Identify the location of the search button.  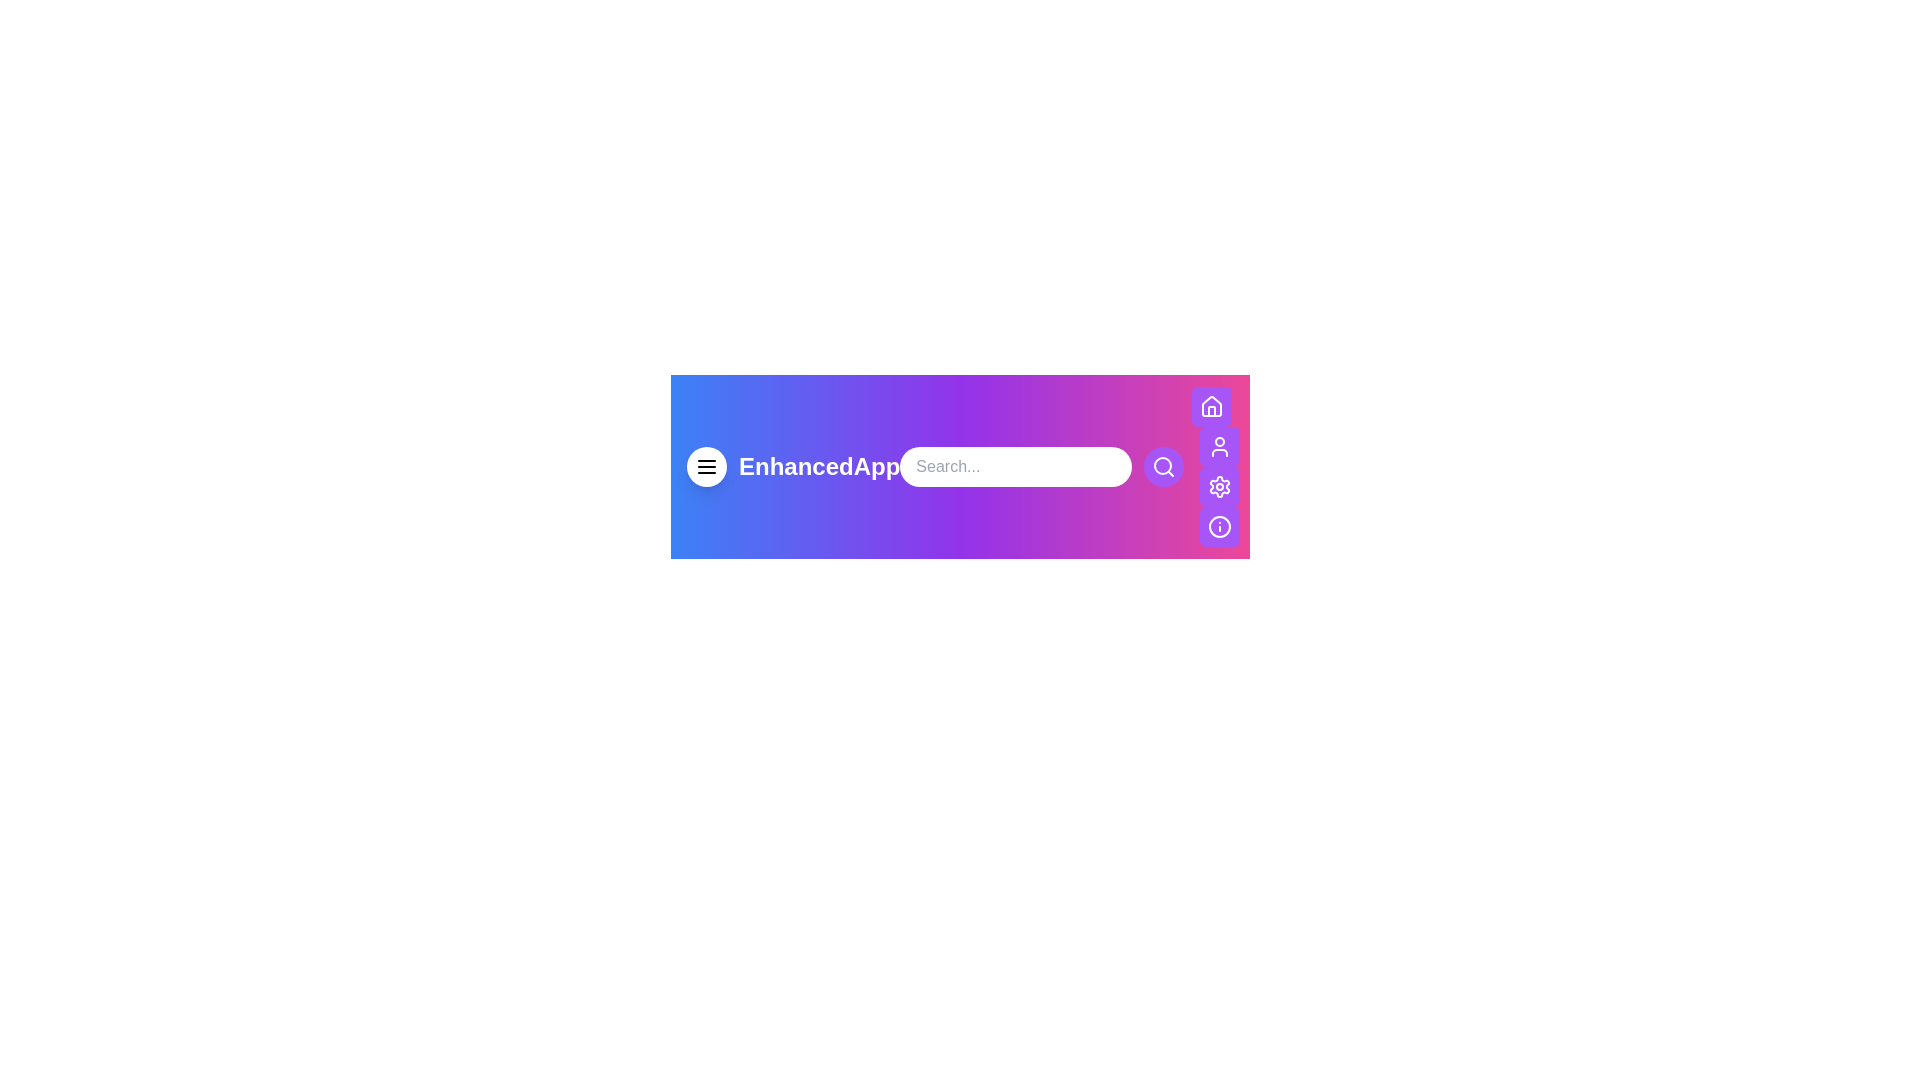
(1163, 466).